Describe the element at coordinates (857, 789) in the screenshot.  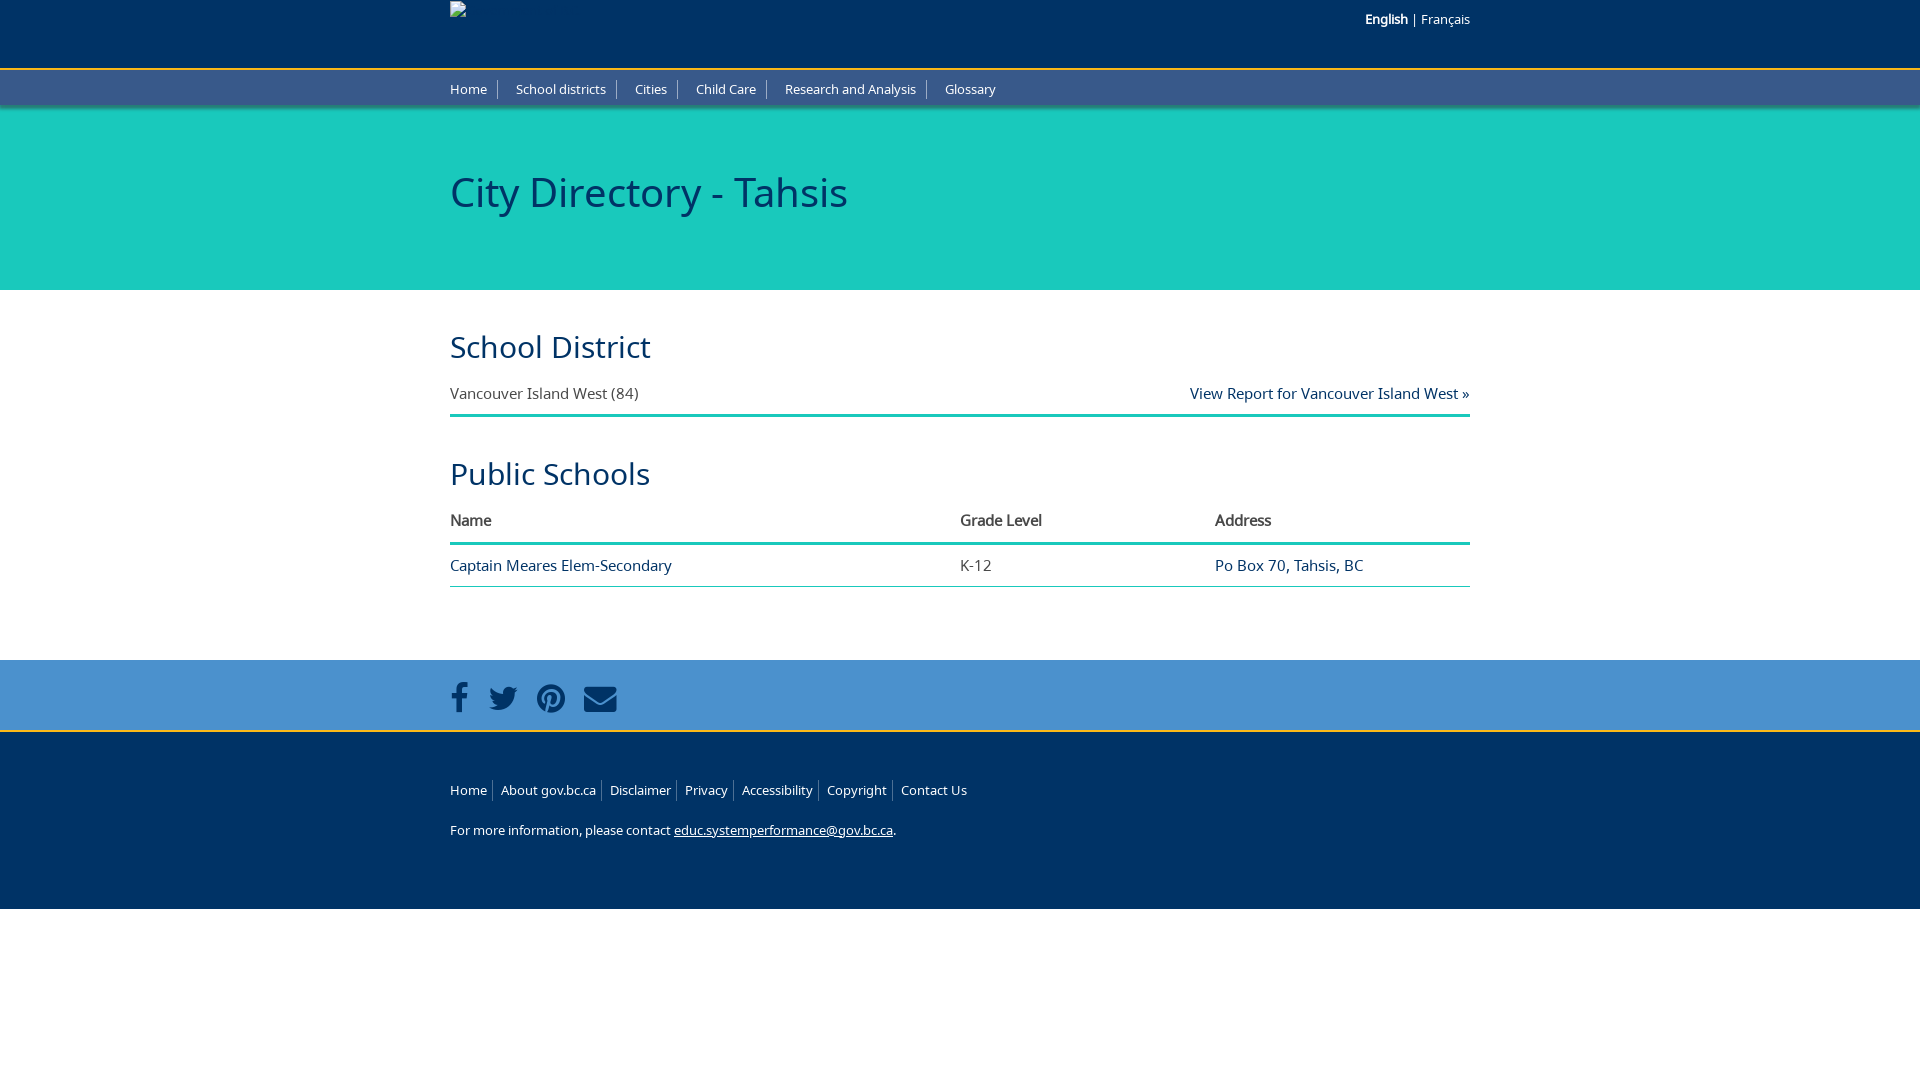
I see `'Copyright'` at that location.